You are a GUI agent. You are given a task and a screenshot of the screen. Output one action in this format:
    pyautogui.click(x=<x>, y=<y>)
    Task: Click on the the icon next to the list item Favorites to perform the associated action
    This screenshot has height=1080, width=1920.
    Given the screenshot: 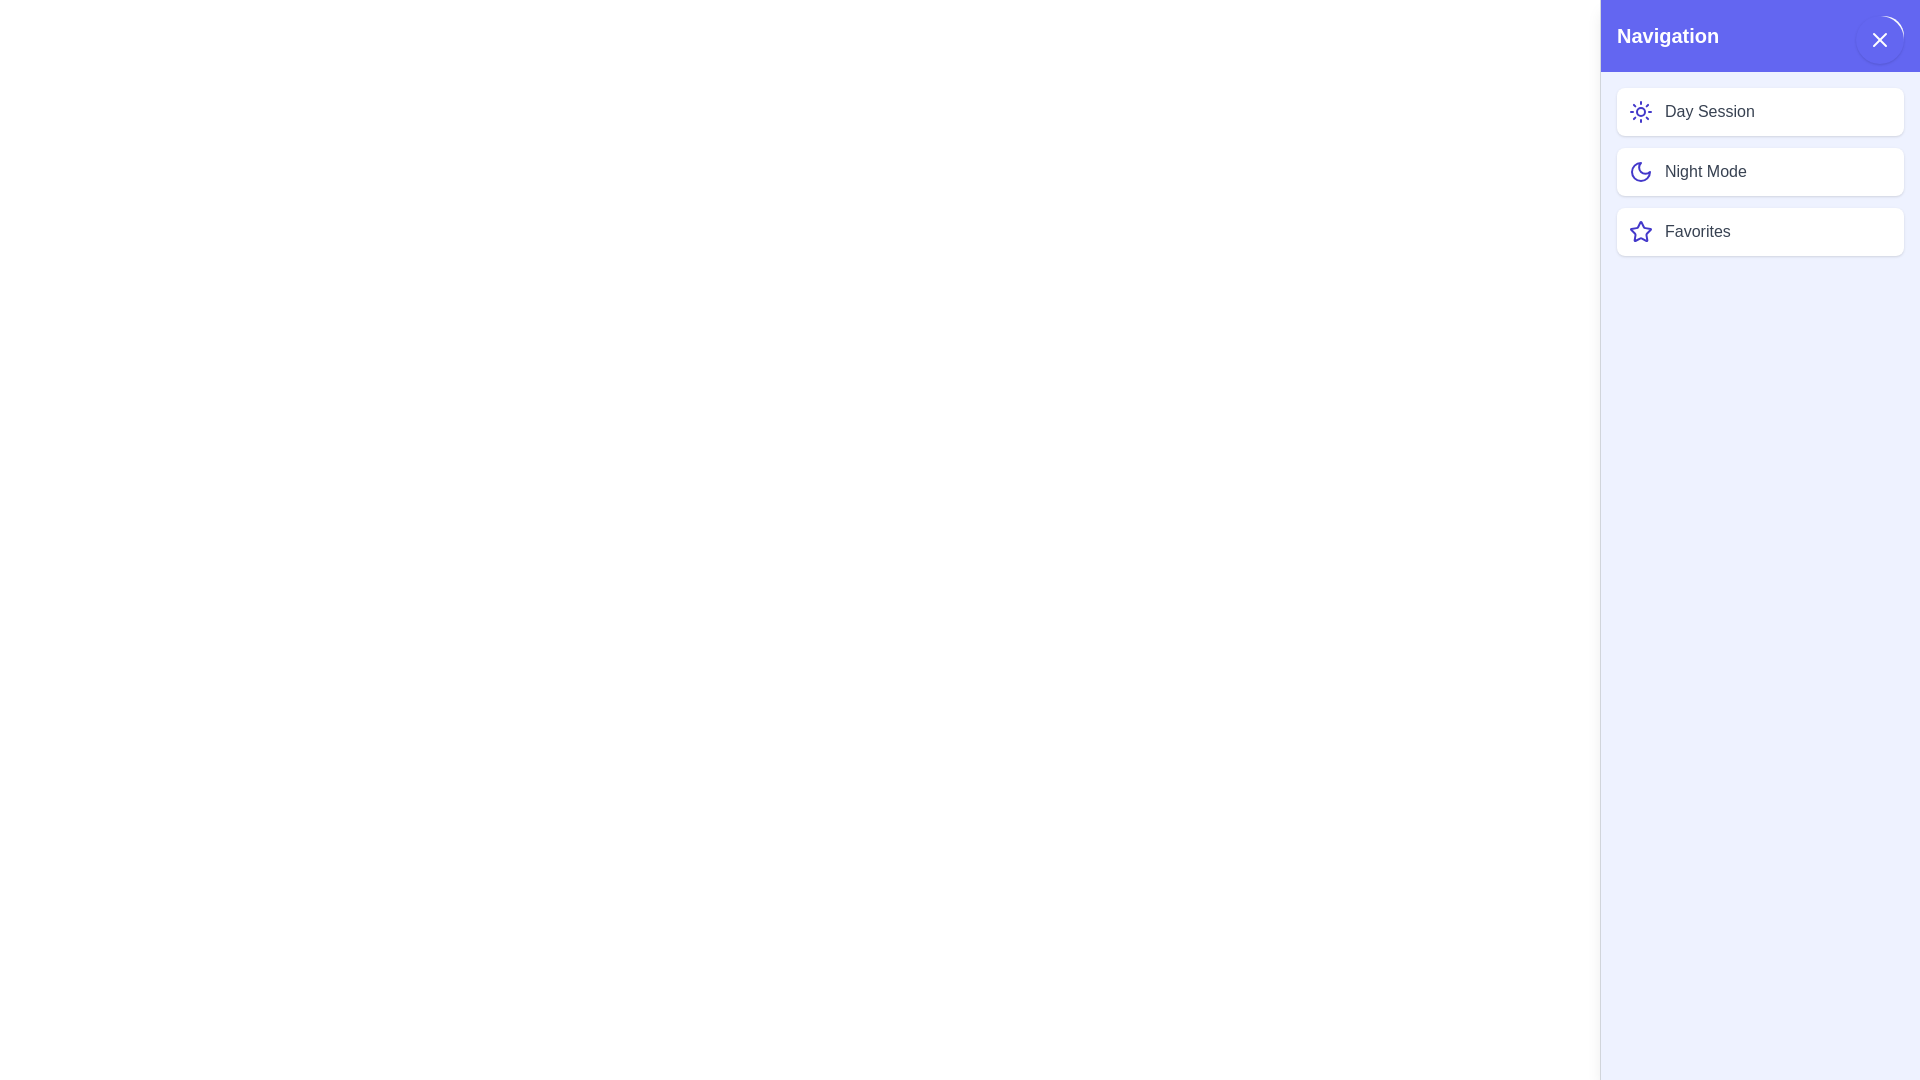 What is the action you would take?
    pyautogui.click(x=1641, y=230)
    